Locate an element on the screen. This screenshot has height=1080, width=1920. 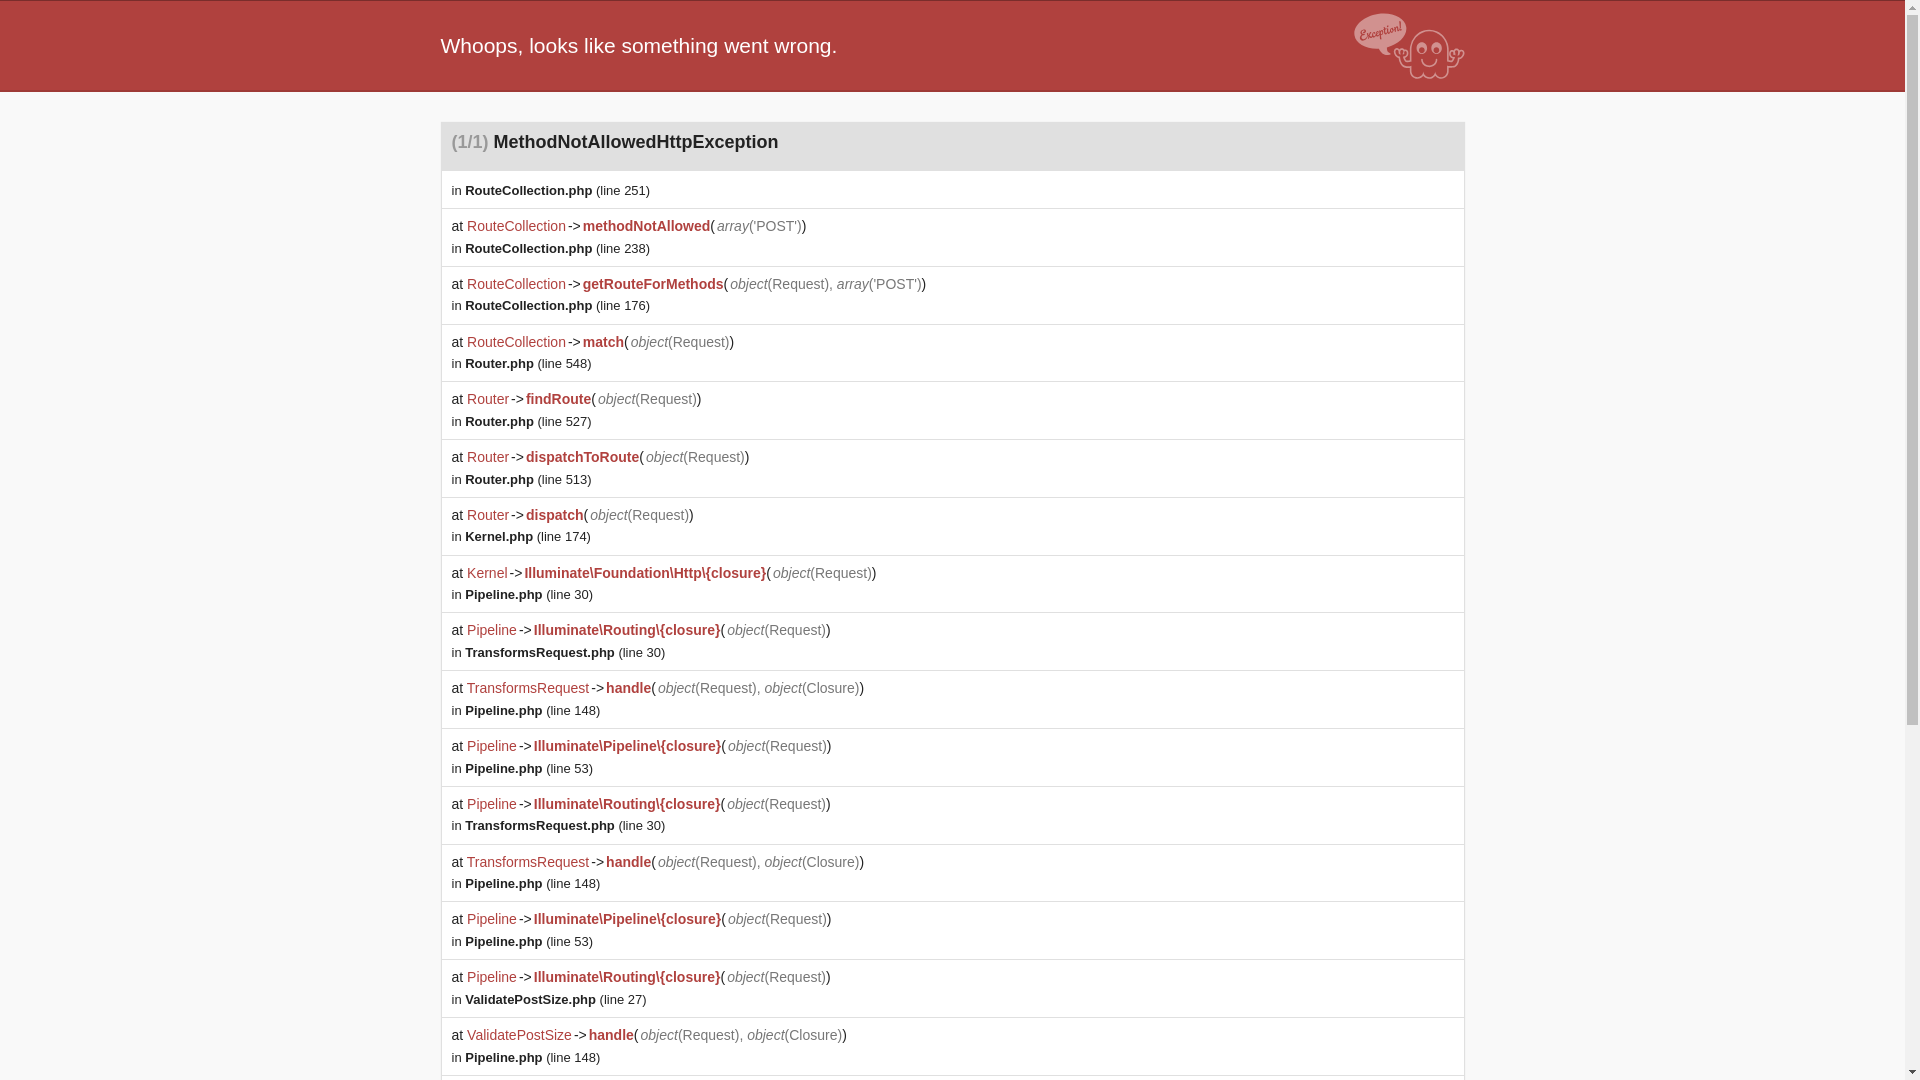
'Pipeline.php (line 148)' is located at coordinates (532, 882).